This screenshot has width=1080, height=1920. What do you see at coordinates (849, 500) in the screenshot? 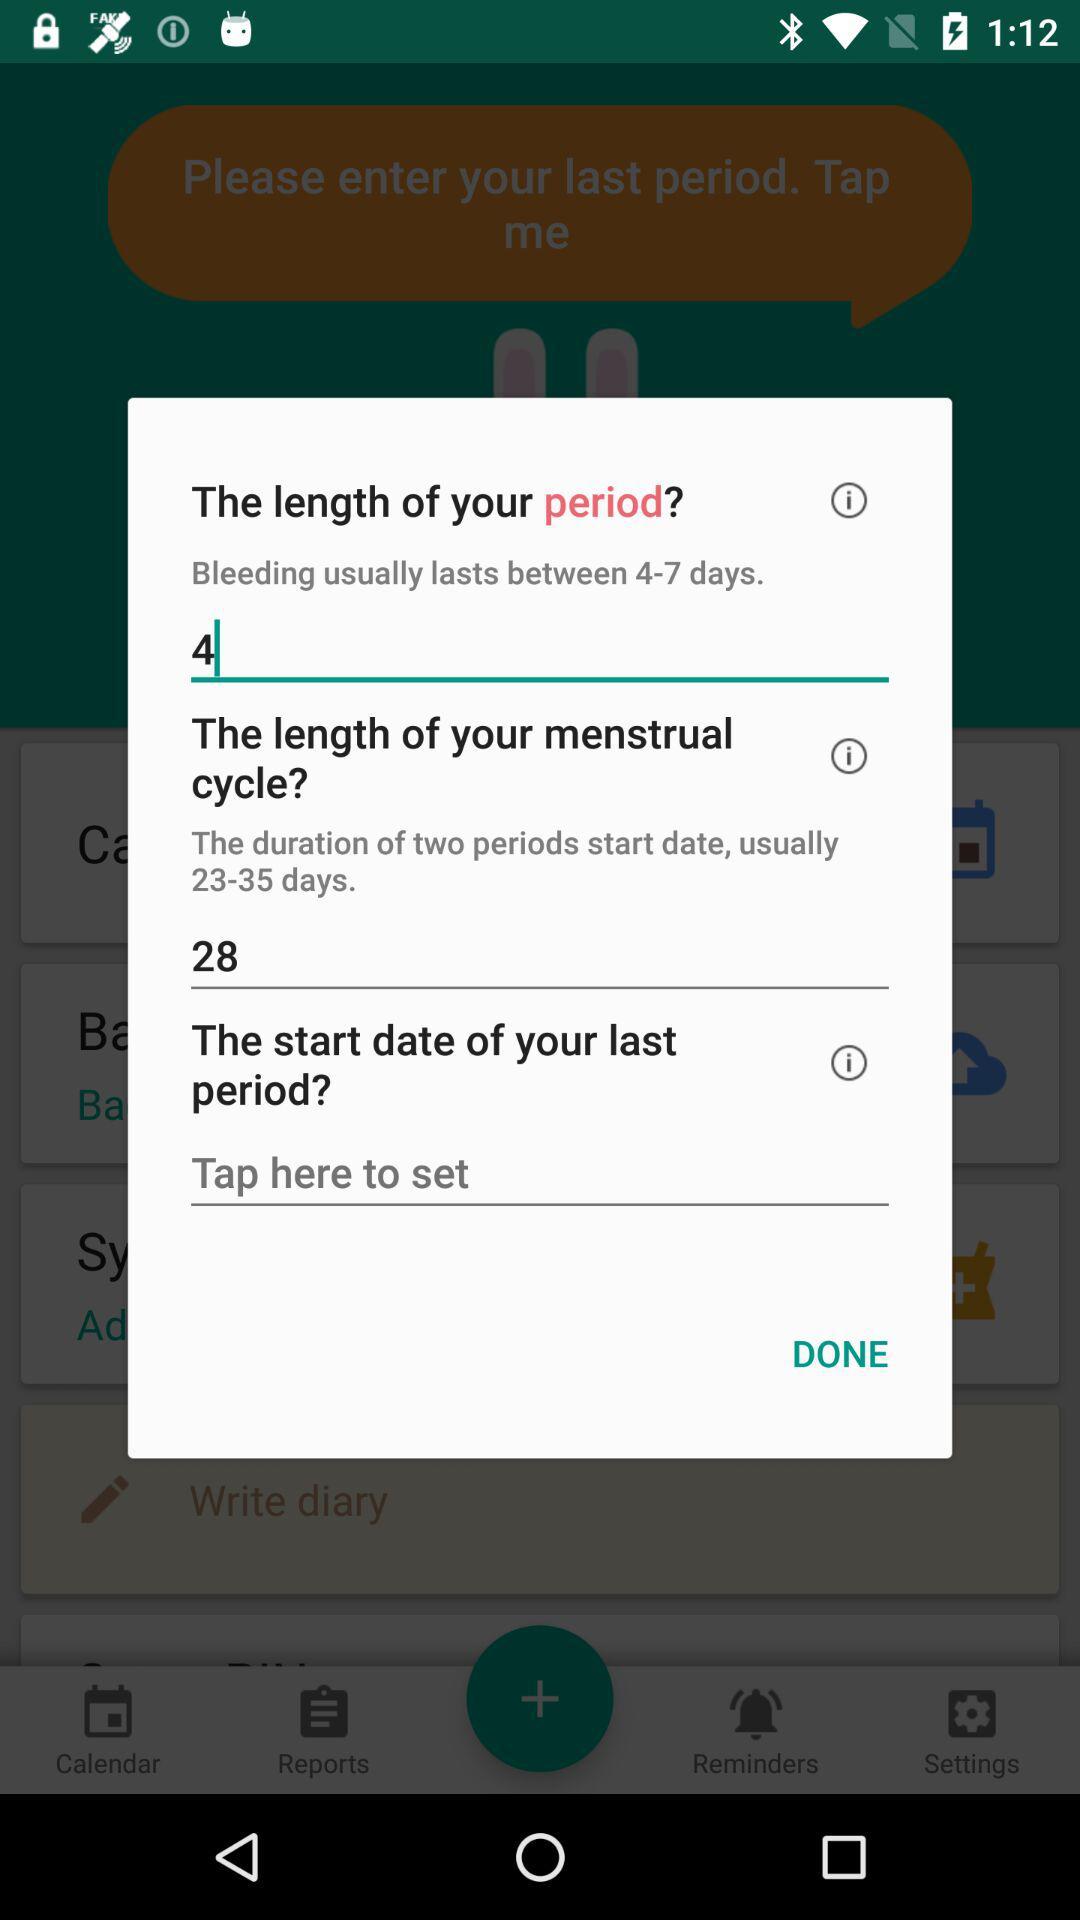
I see `icon at the top right corner` at bounding box center [849, 500].